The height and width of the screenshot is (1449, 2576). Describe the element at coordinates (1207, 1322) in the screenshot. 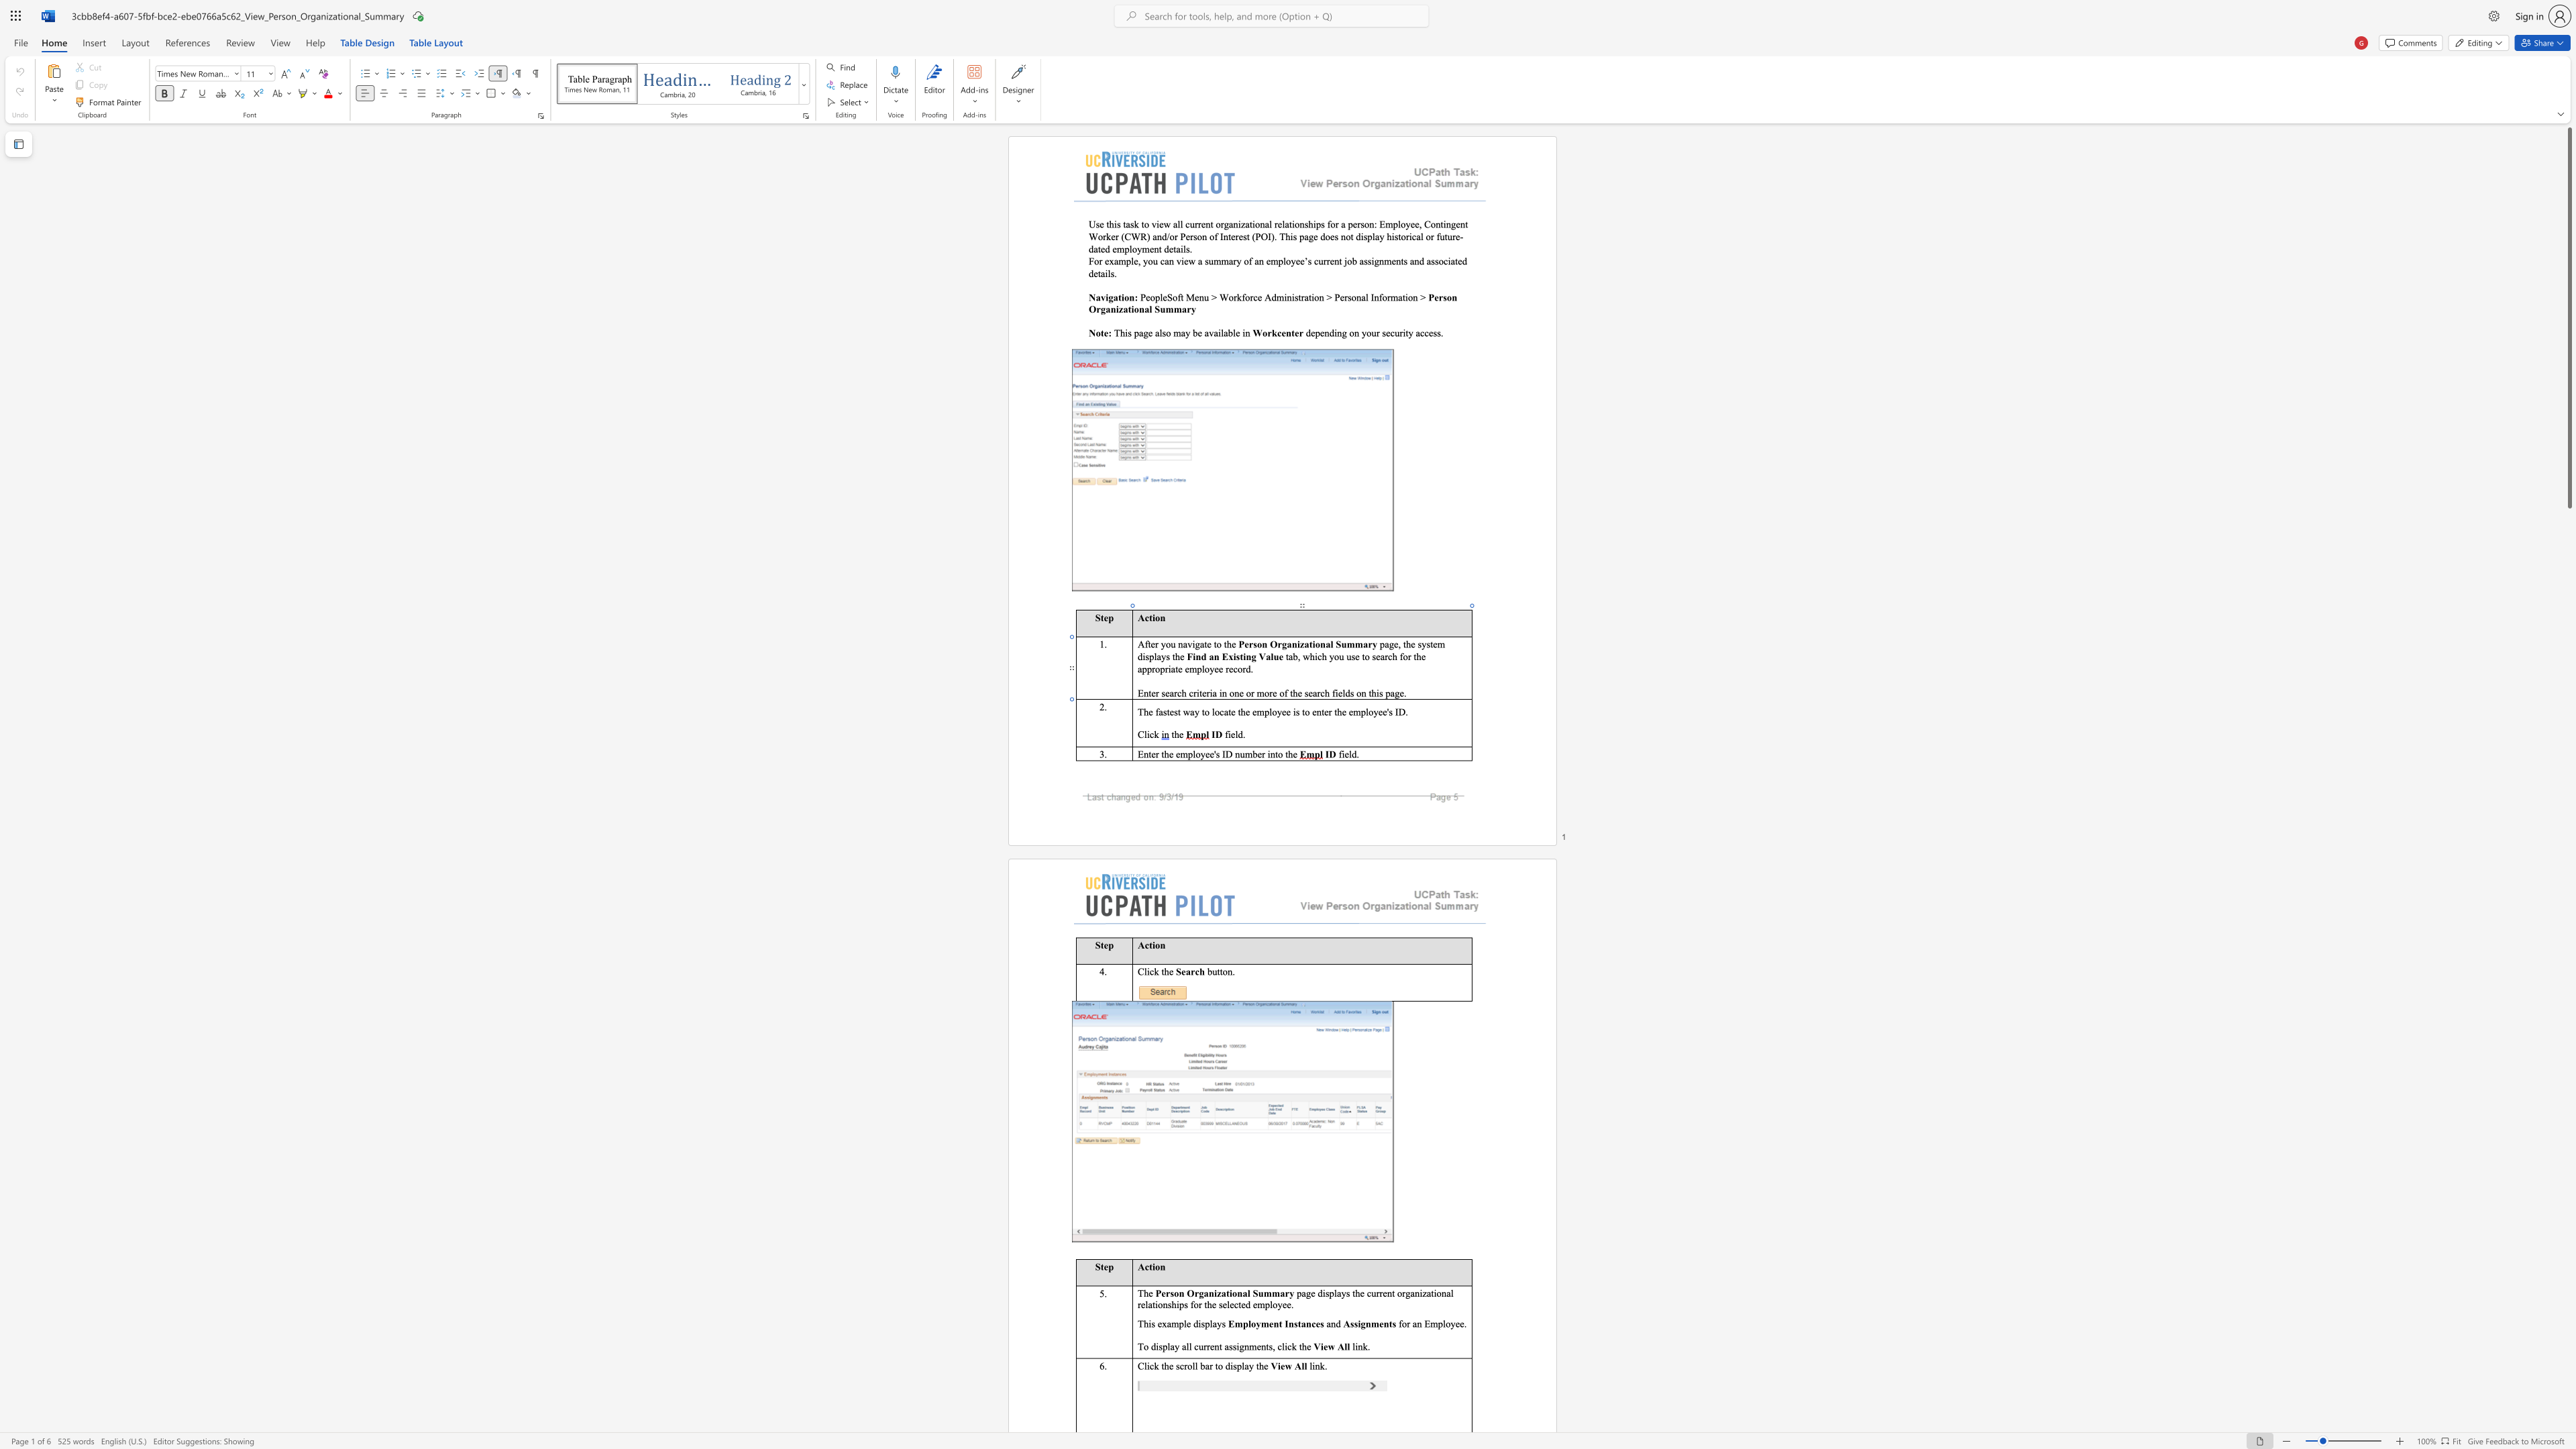

I see `the 2th character "p" in the text` at that location.